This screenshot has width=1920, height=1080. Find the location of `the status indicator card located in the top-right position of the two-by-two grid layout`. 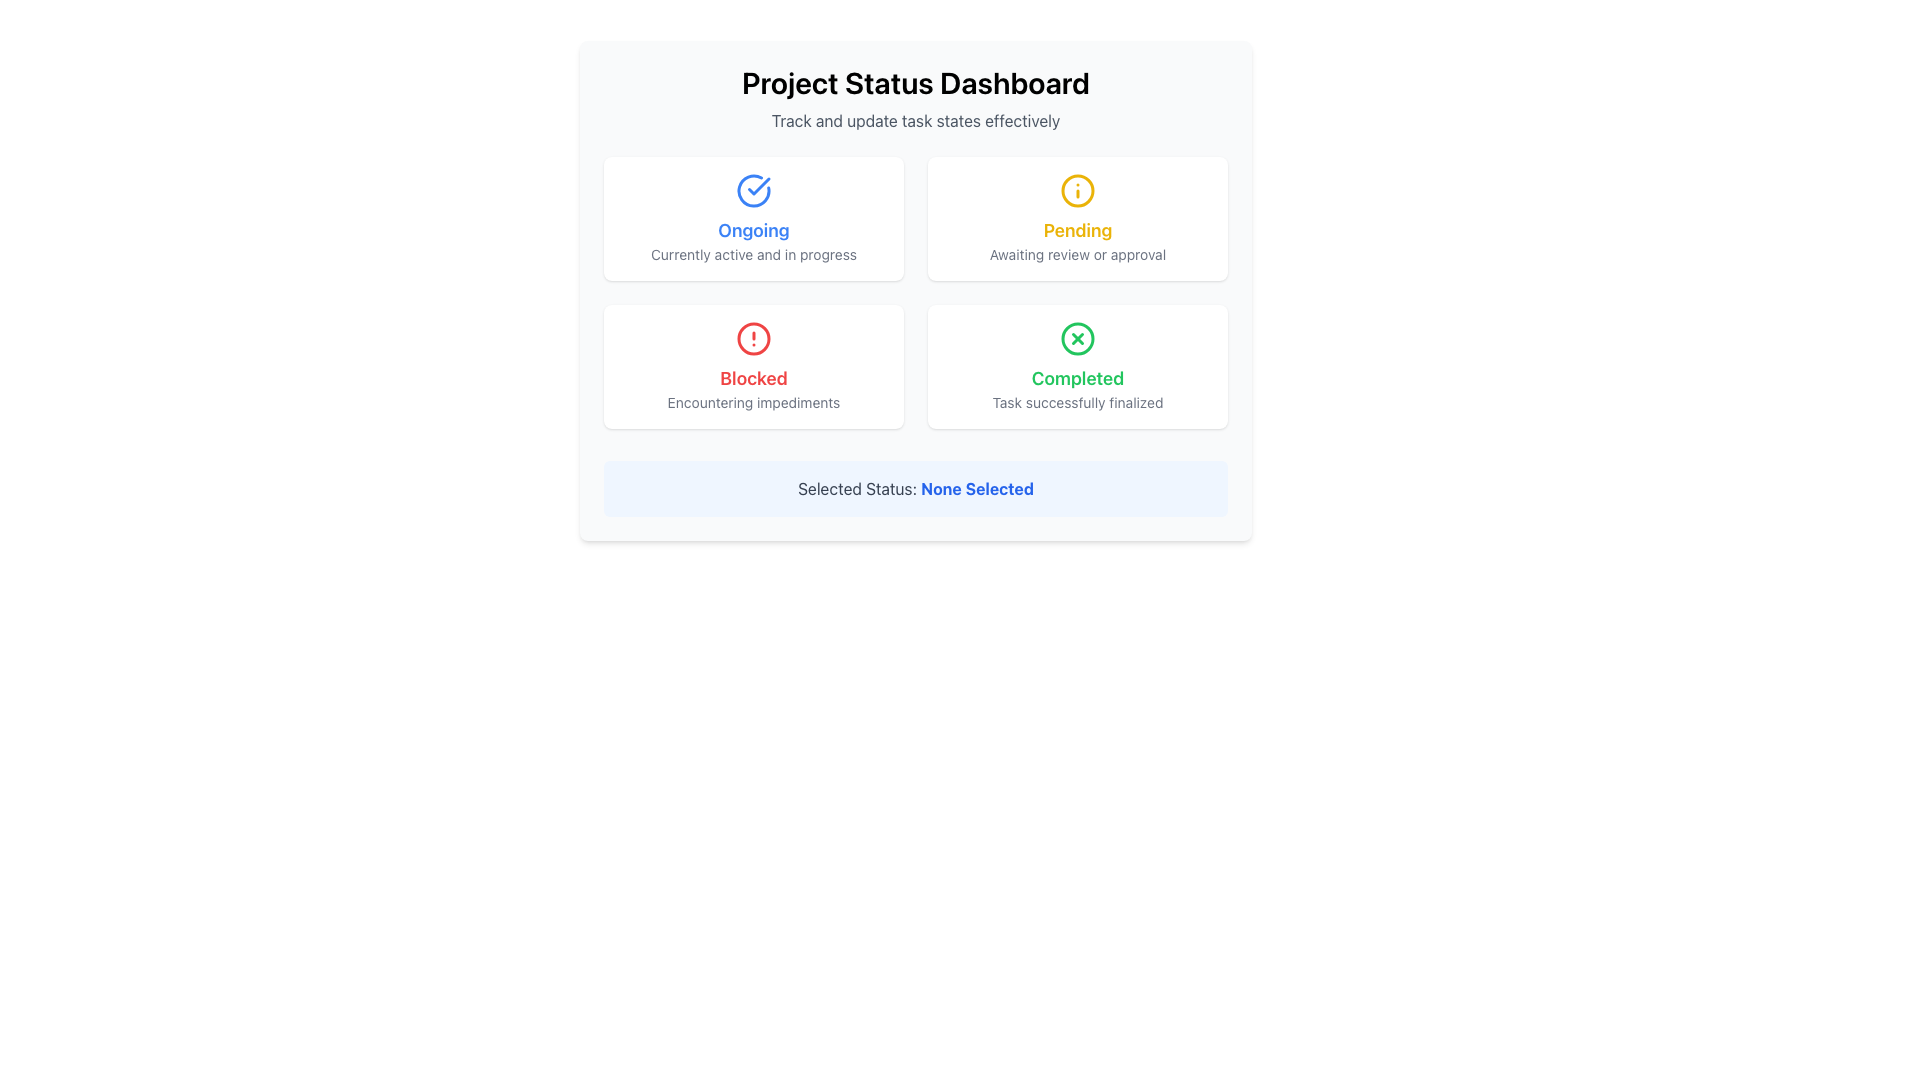

the status indicator card located in the top-right position of the two-by-two grid layout is located at coordinates (1077, 219).